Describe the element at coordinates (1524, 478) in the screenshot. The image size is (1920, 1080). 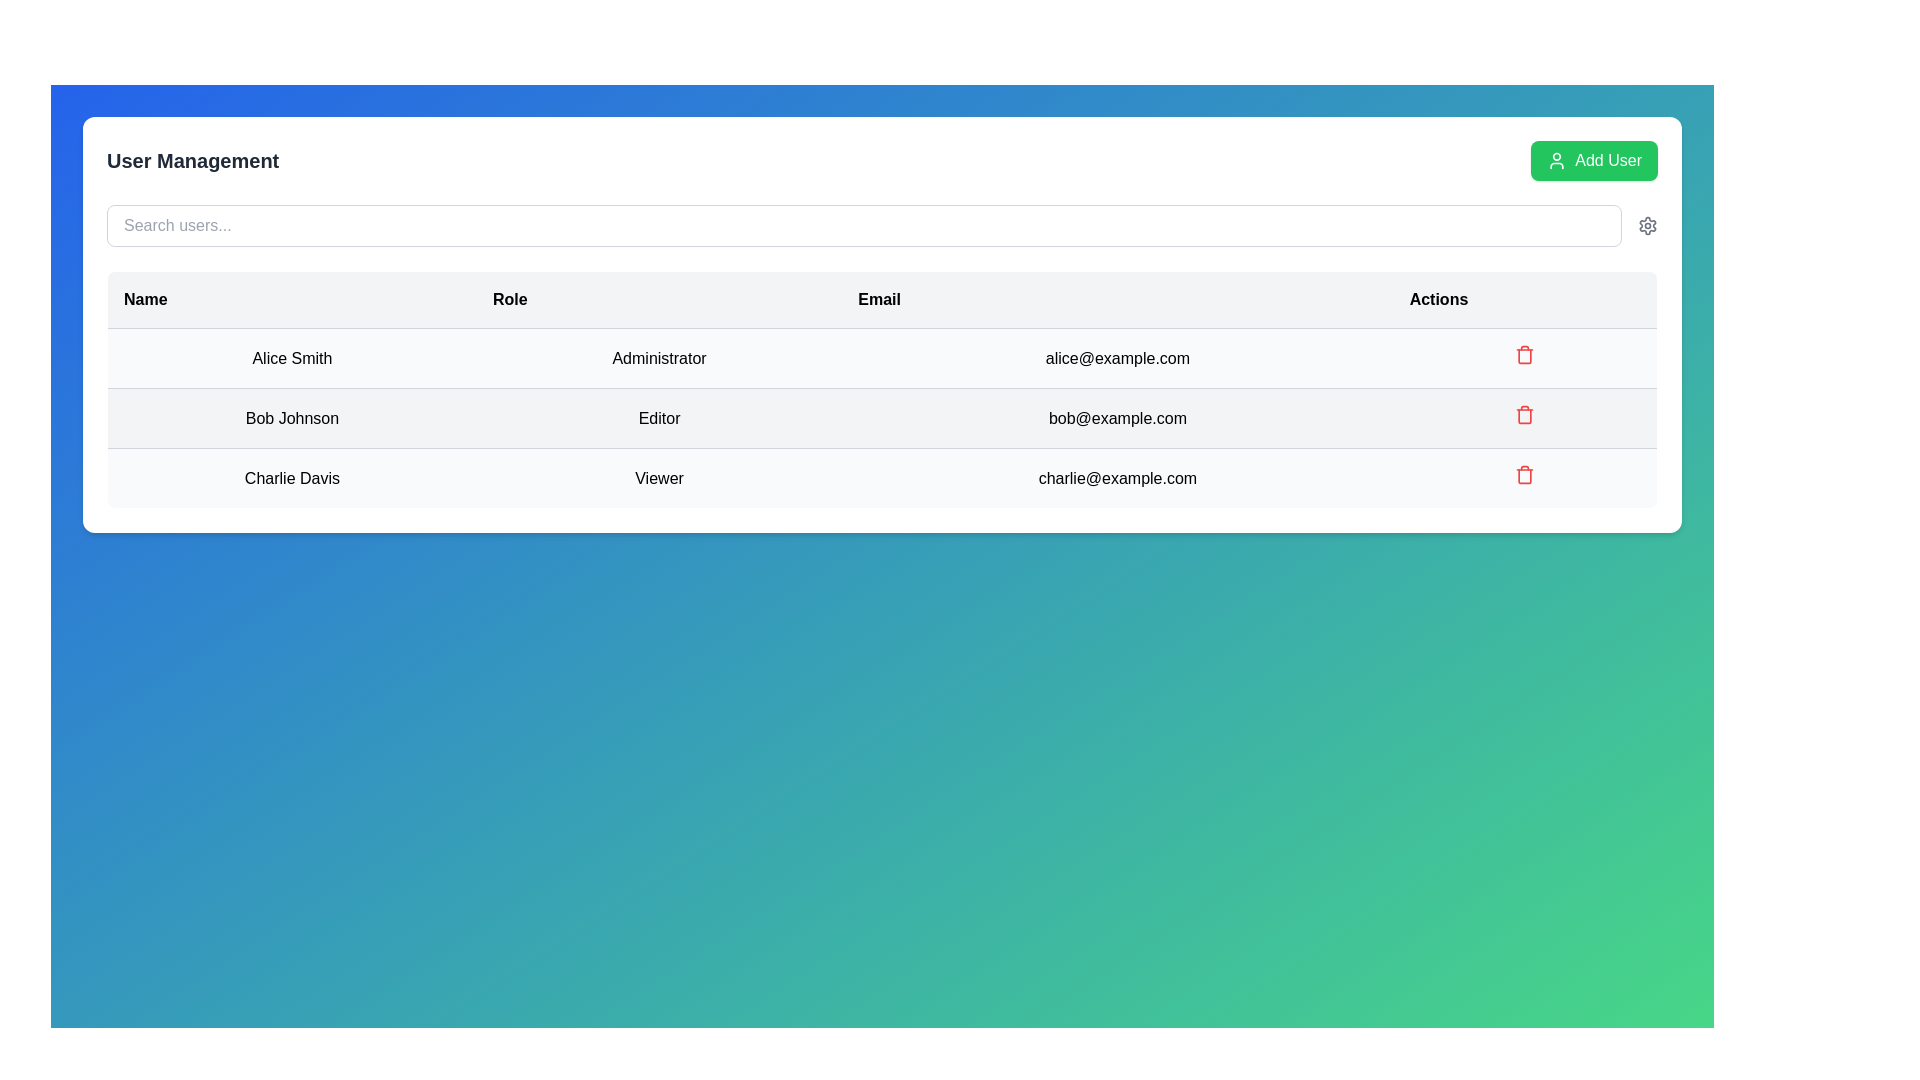
I see `the icon button in the 'Actions' column` at that location.